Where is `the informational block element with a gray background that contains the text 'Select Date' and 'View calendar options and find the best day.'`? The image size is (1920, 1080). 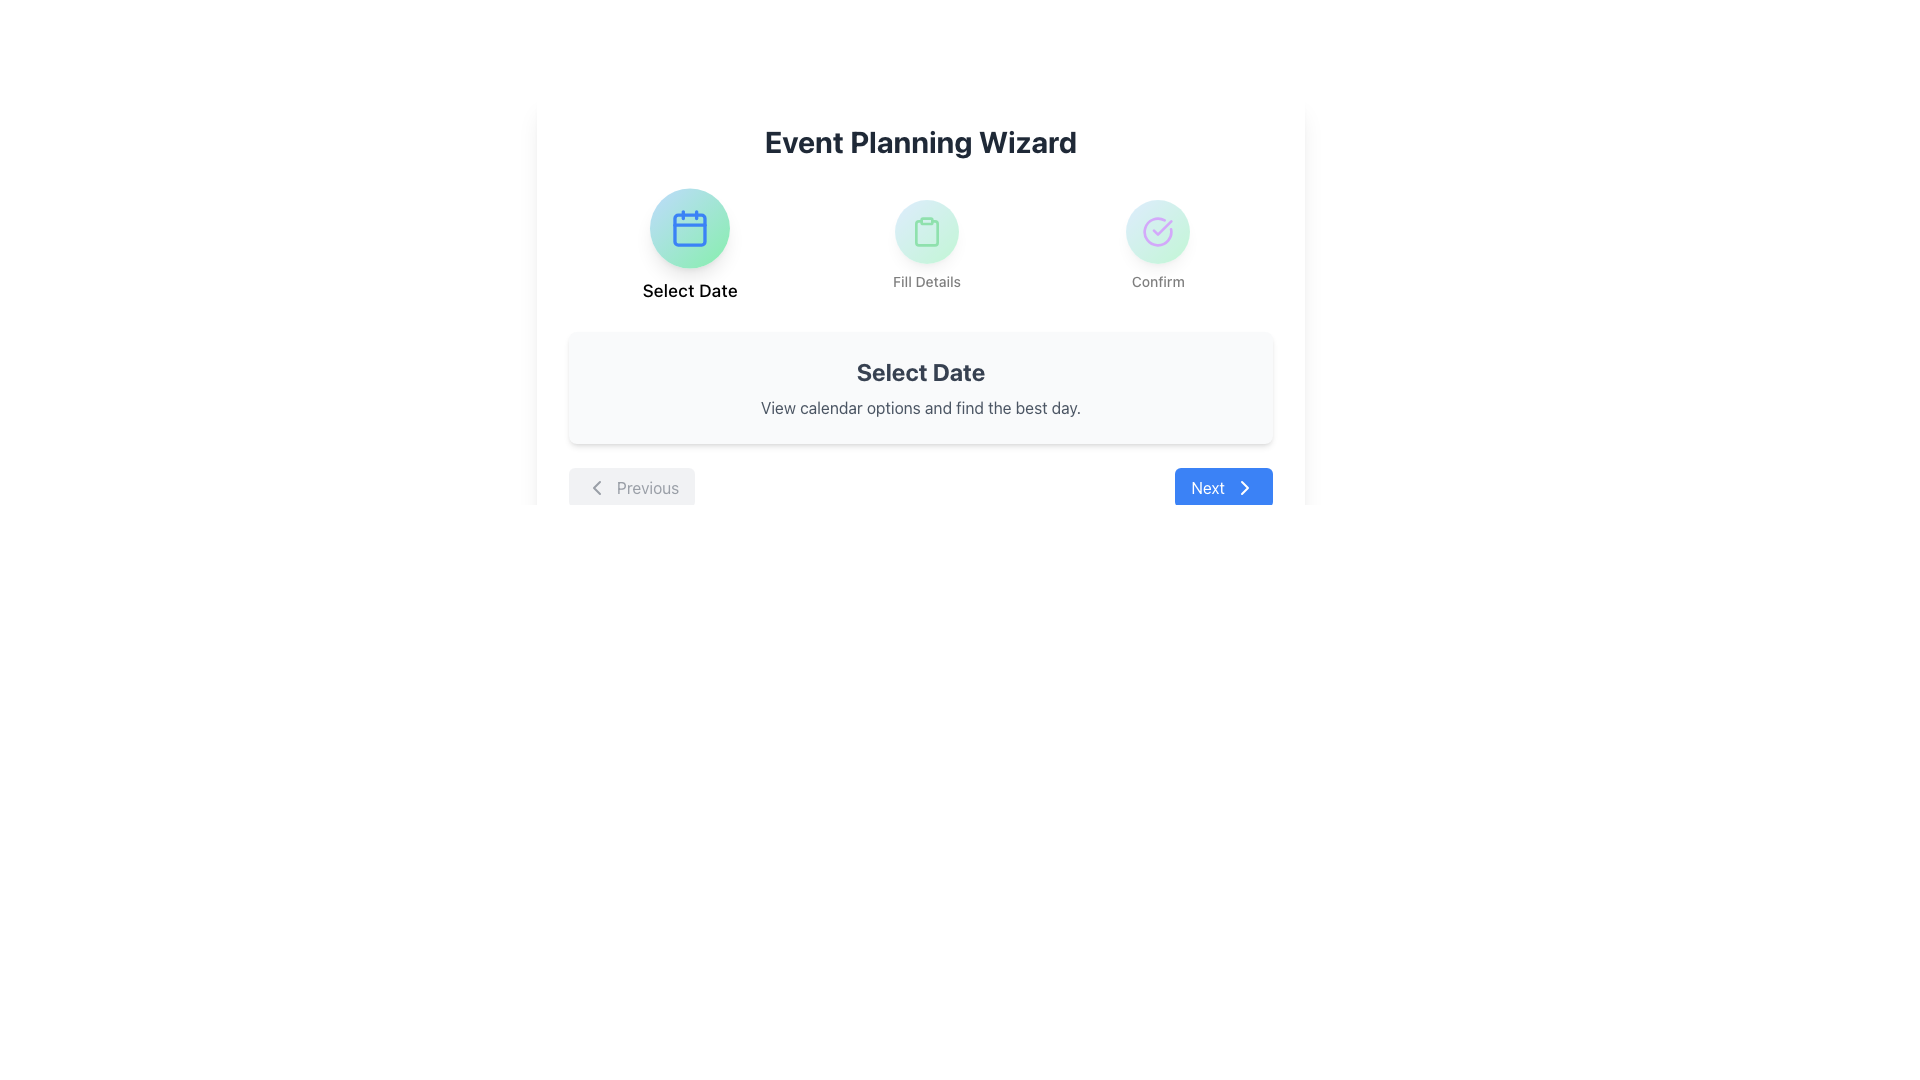 the informational block element with a gray background that contains the text 'Select Date' and 'View calendar options and find the best day.' is located at coordinates (920, 388).